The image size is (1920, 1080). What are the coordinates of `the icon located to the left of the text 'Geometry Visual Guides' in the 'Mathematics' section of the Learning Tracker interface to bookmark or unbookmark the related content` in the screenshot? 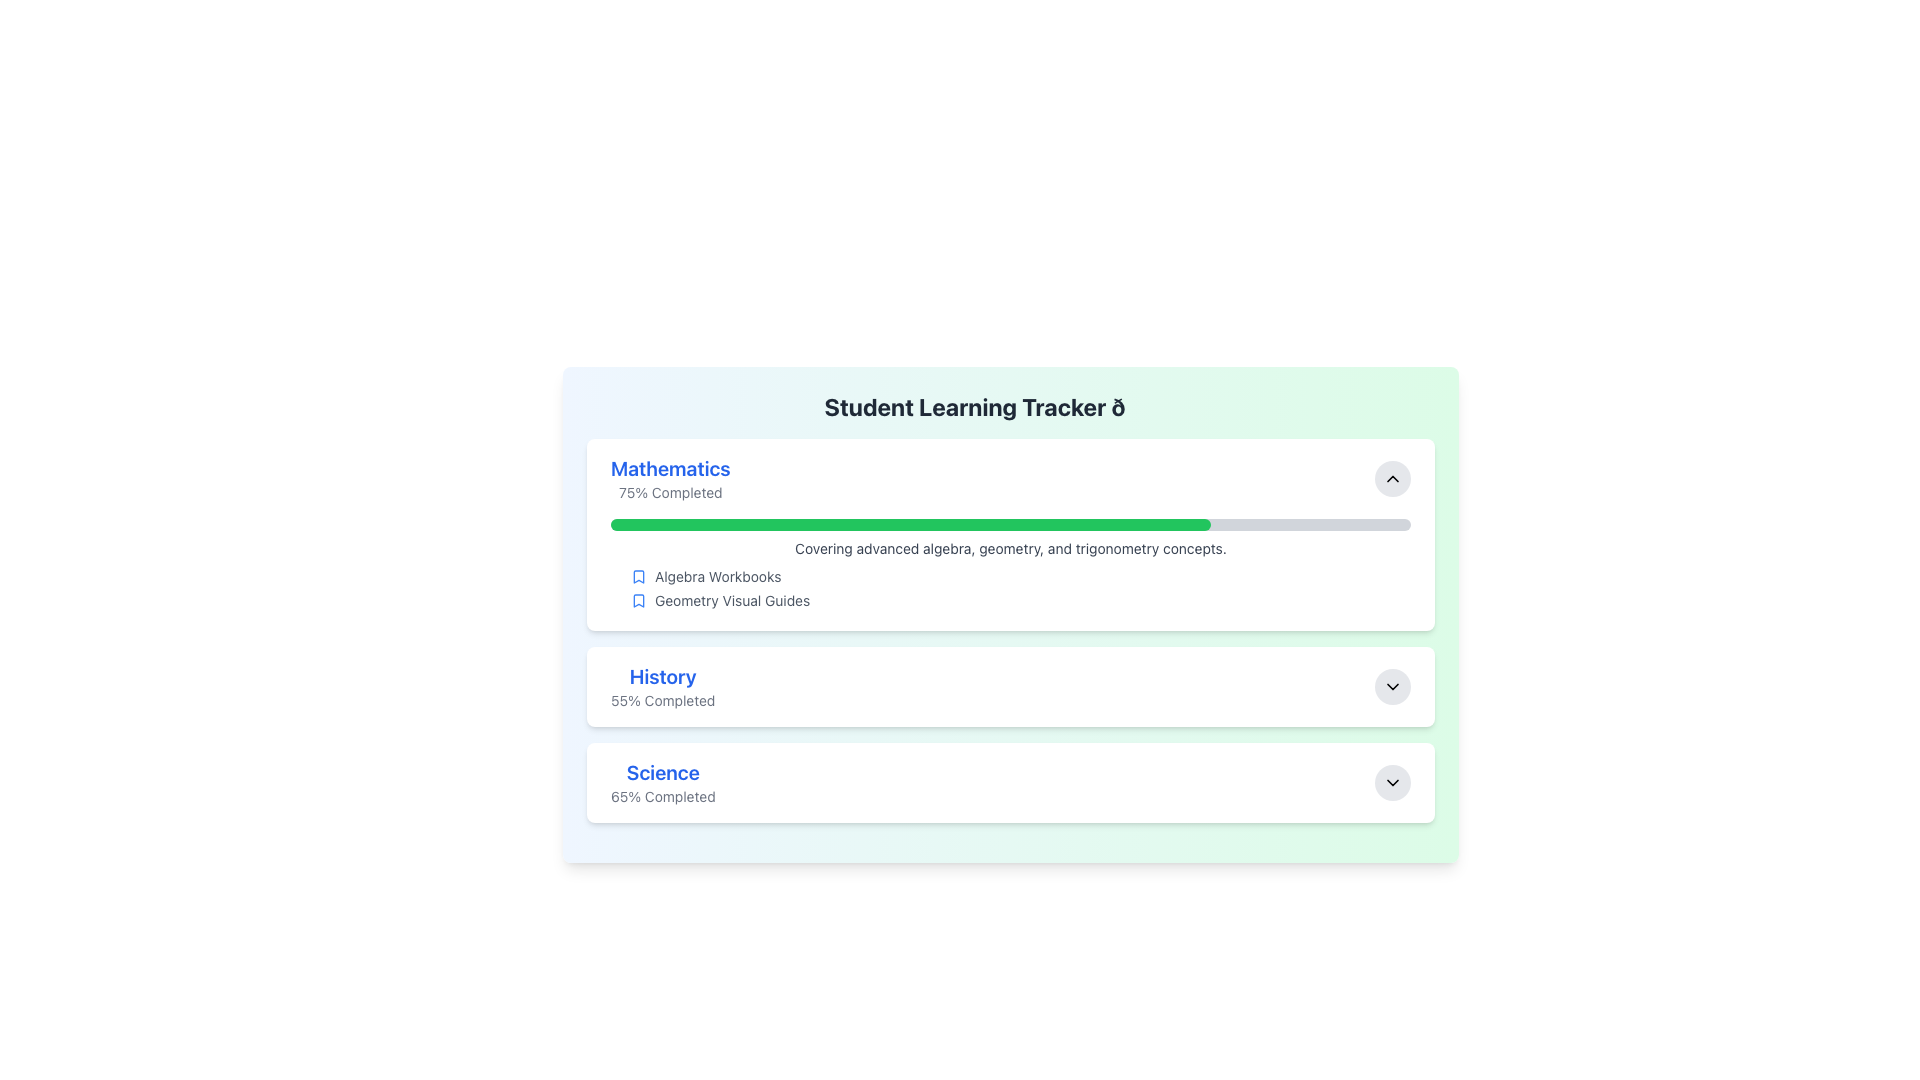 It's located at (637, 577).